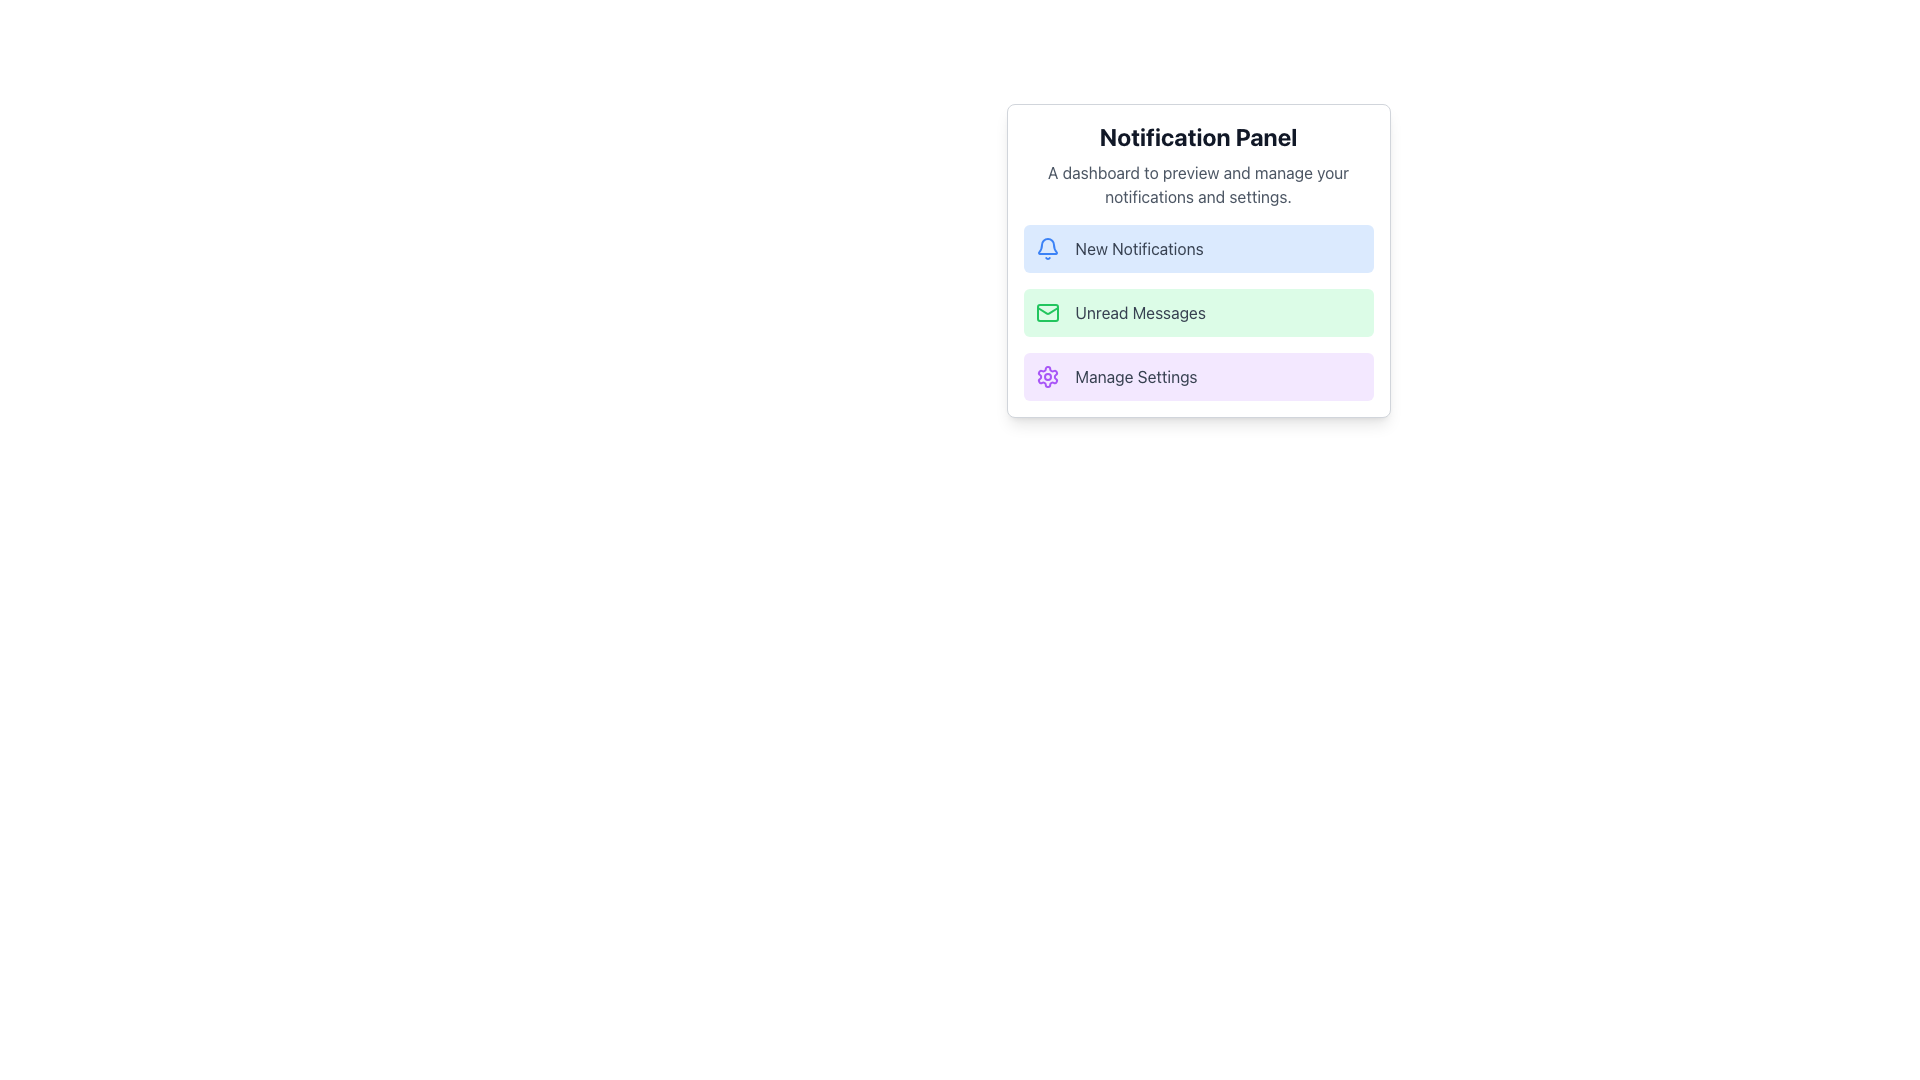 This screenshot has height=1080, width=1920. Describe the element at coordinates (1198, 312) in the screenshot. I see `the second button in the vertical list for viewing unread messages, located centrally on the right half of the interface` at that location.